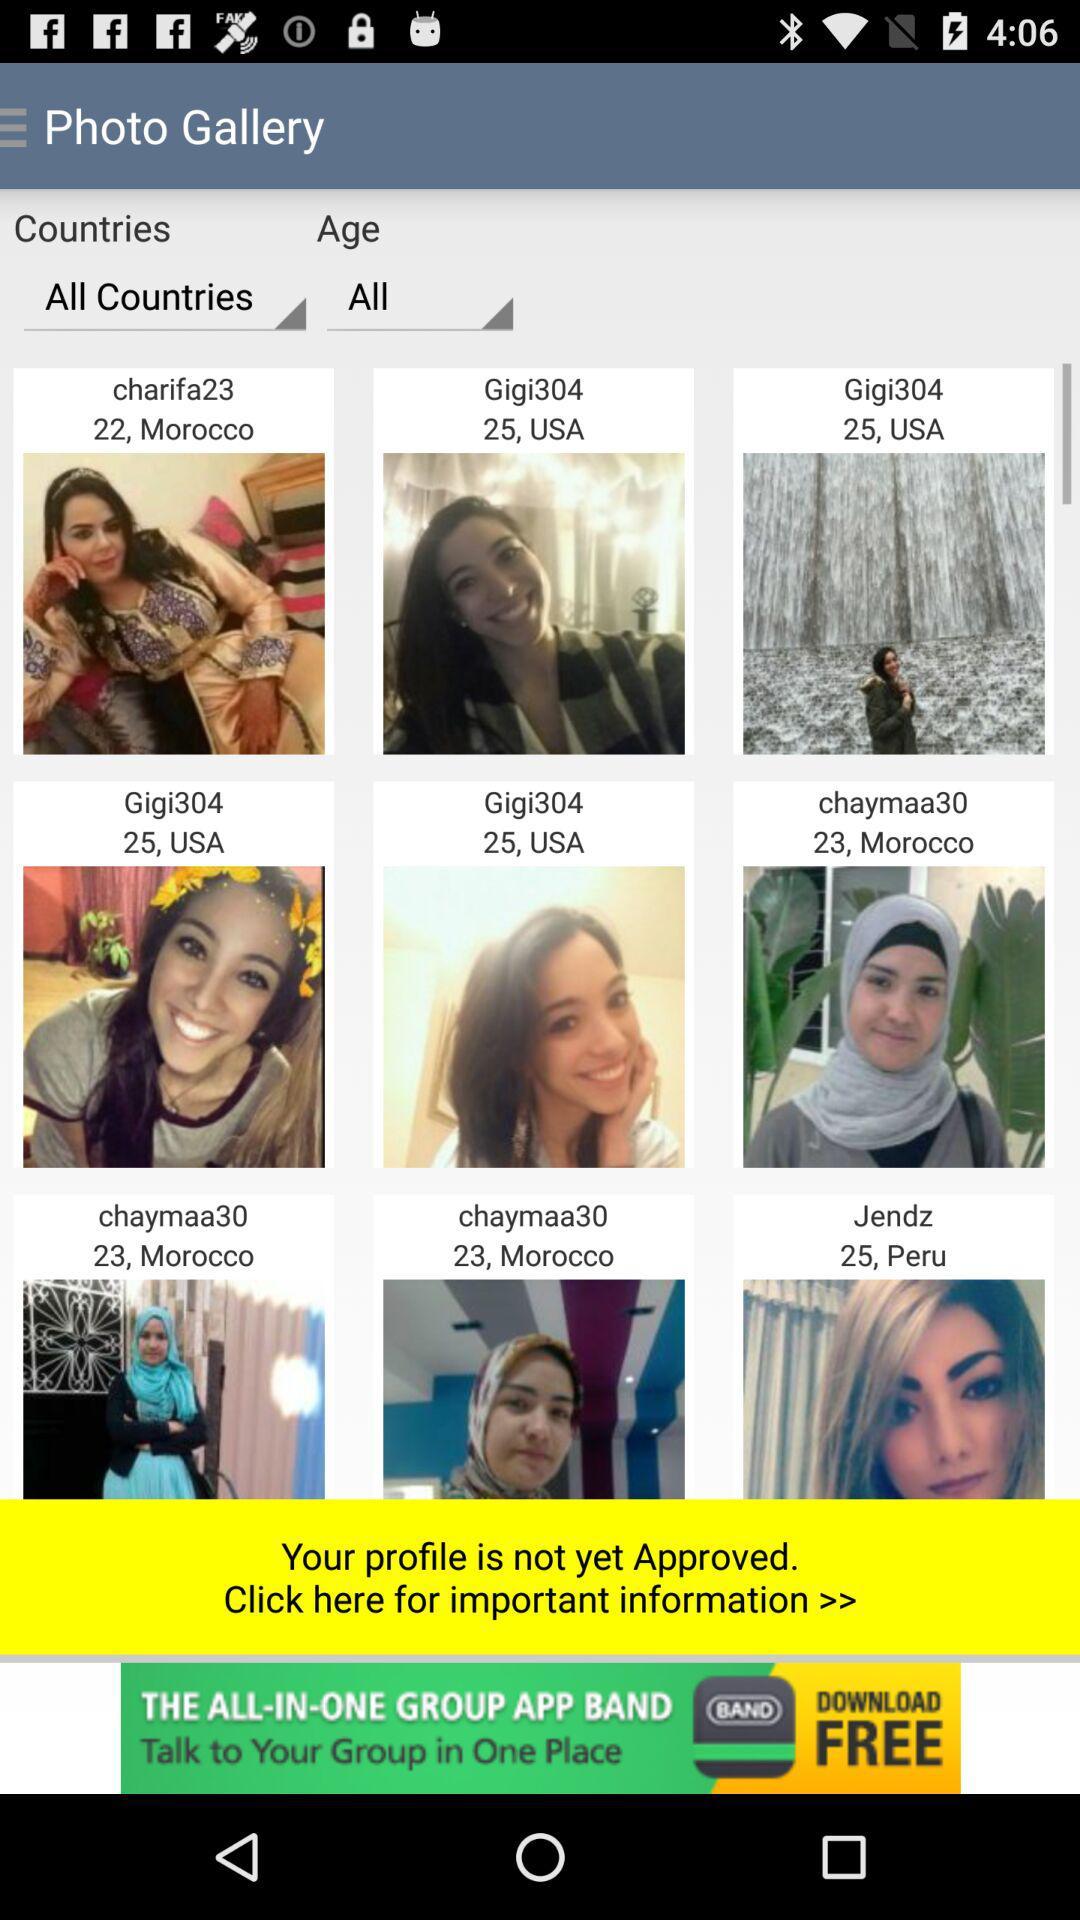 This screenshot has height=1920, width=1080. What do you see at coordinates (540, 1727) in the screenshot?
I see `open advertisement` at bounding box center [540, 1727].